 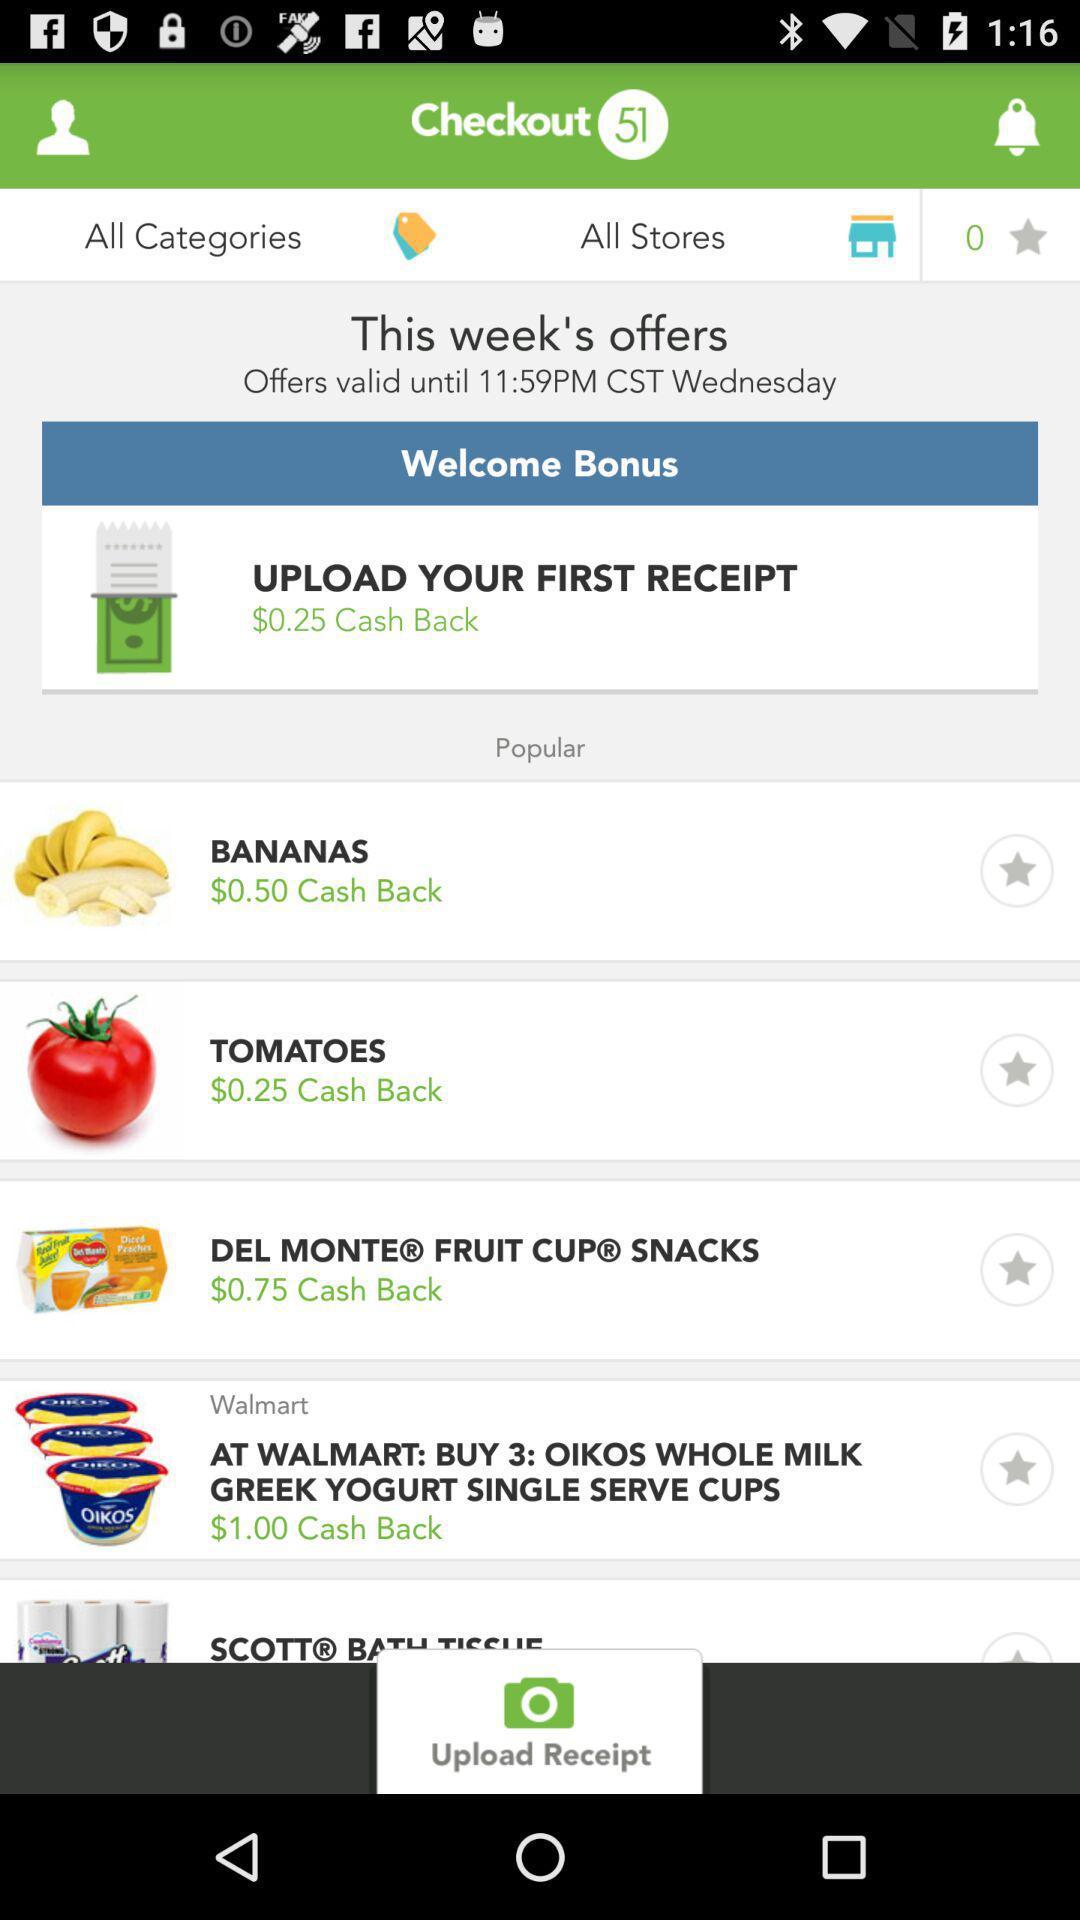 What do you see at coordinates (960, 133) in the screenshot?
I see `the notifications icon` at bounding box center [960, 133].